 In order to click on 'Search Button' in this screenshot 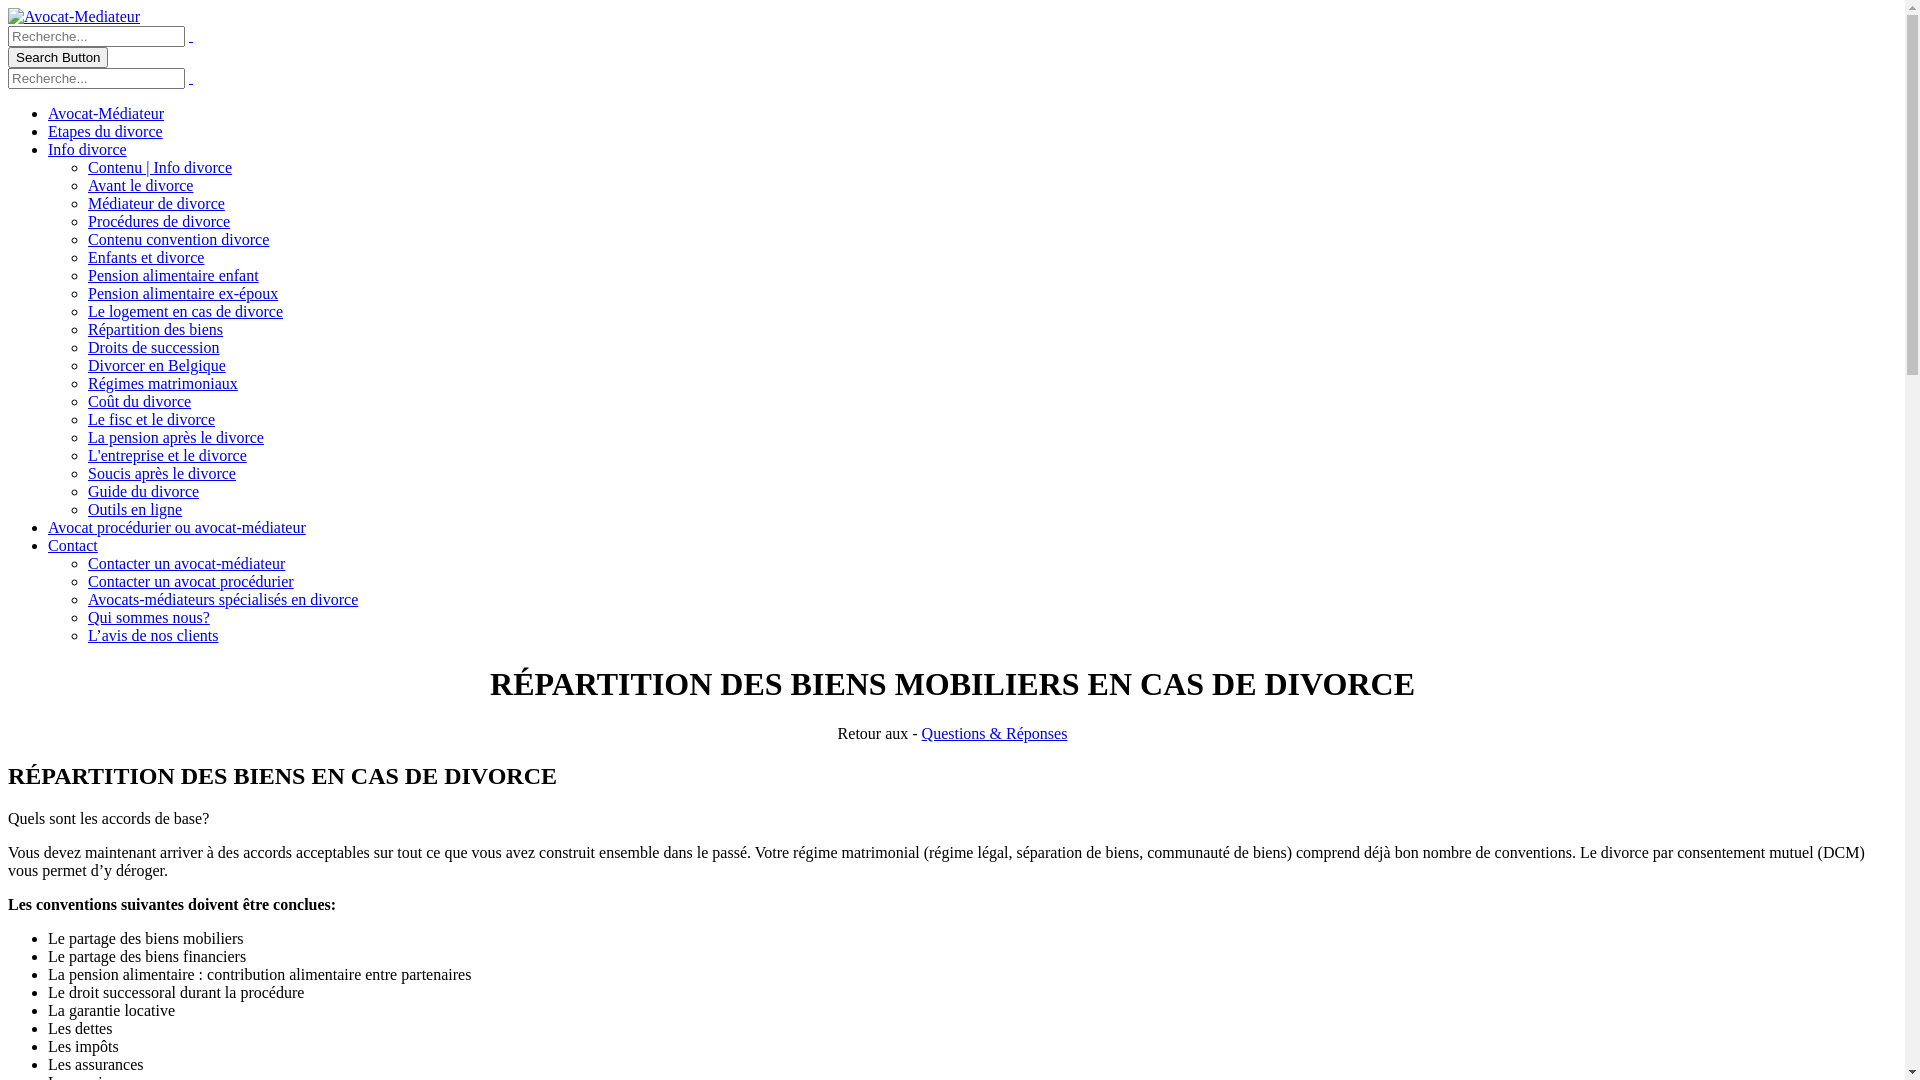, I will do `click(57, 56)`.